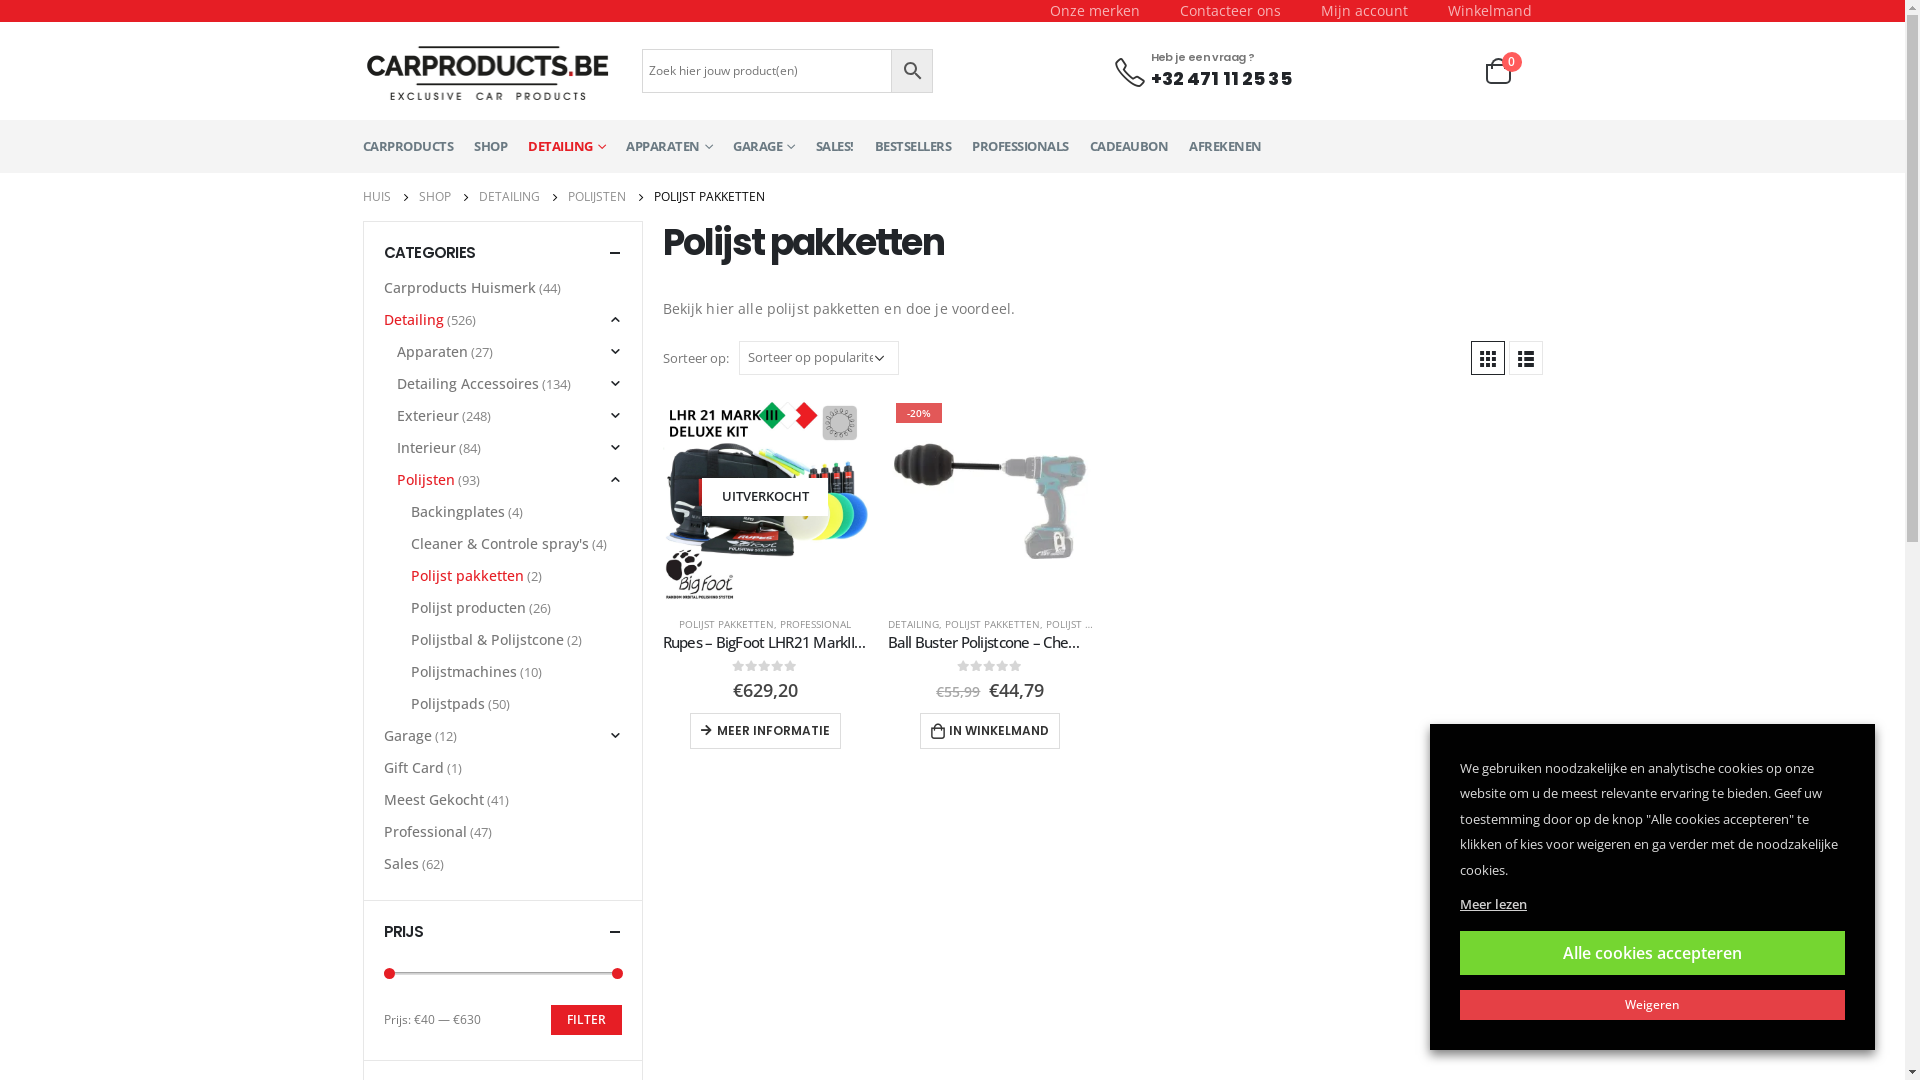 This screenshot has width=1920, height=1080. Describe the element at coordinates (499, 543) in the screenshot. I see `'Cleaner & Controle spray's'` at that location.